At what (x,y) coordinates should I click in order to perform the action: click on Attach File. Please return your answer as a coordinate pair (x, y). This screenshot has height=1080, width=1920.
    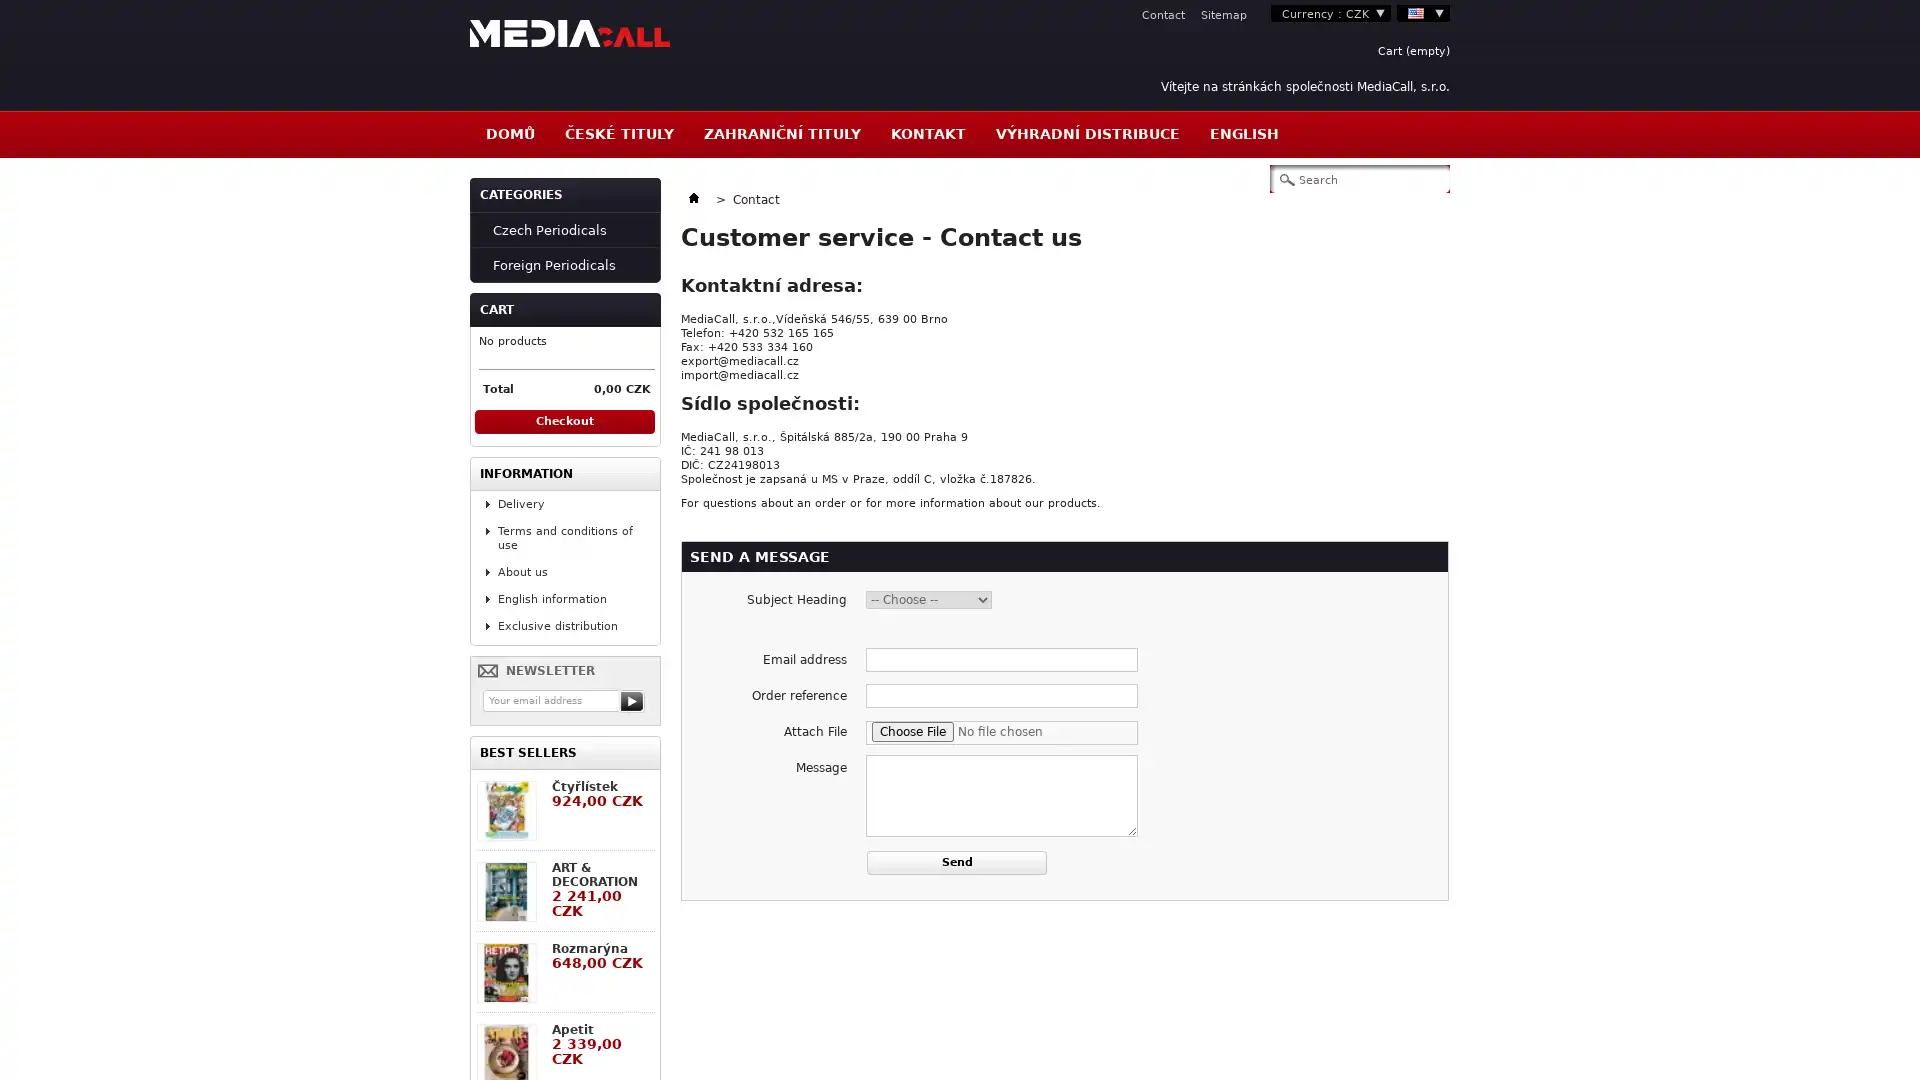
    Looking at the image, I should click on (1002, 732).